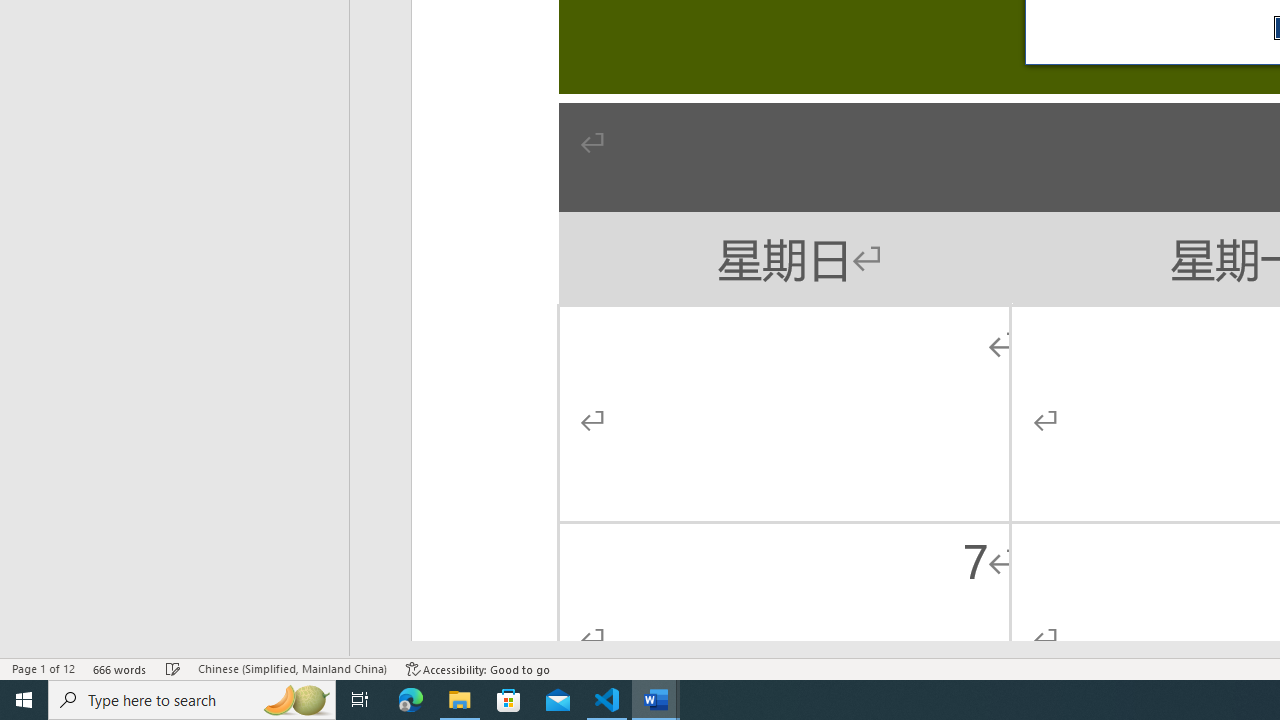 The image size is (1280, 720). Describe the element at coordinates (410, 698) in the screenshot. I see `'Microsoft Edge'` at that location.